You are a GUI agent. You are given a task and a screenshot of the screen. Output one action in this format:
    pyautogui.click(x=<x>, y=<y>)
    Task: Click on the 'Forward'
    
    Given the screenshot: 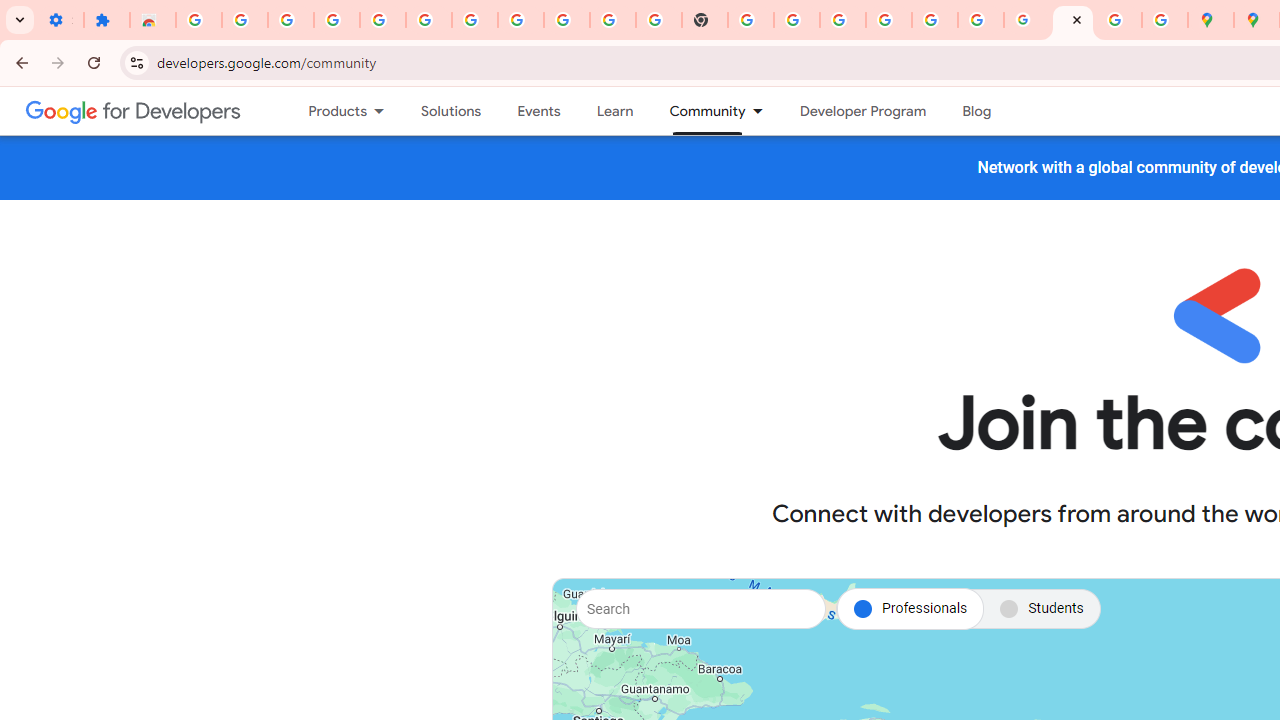 What is the action you would take?
    pyautogui.click(x=58, y=61)
    